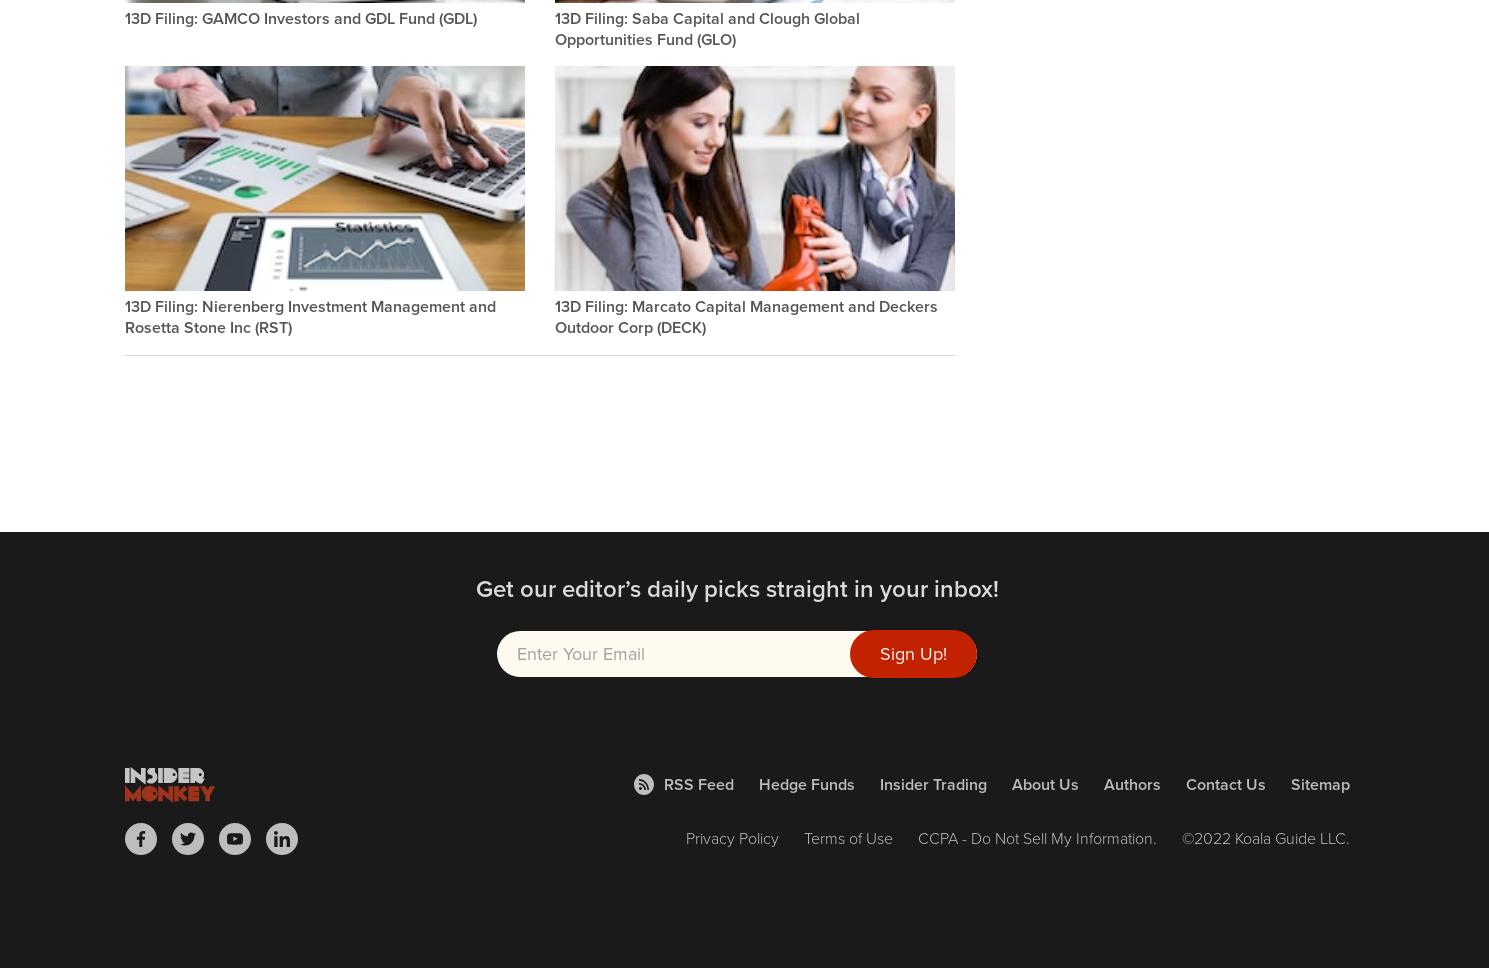  Describe the element at coordinates (1224, 782) in the screenshot. I see `'Contact Us'` at that location.